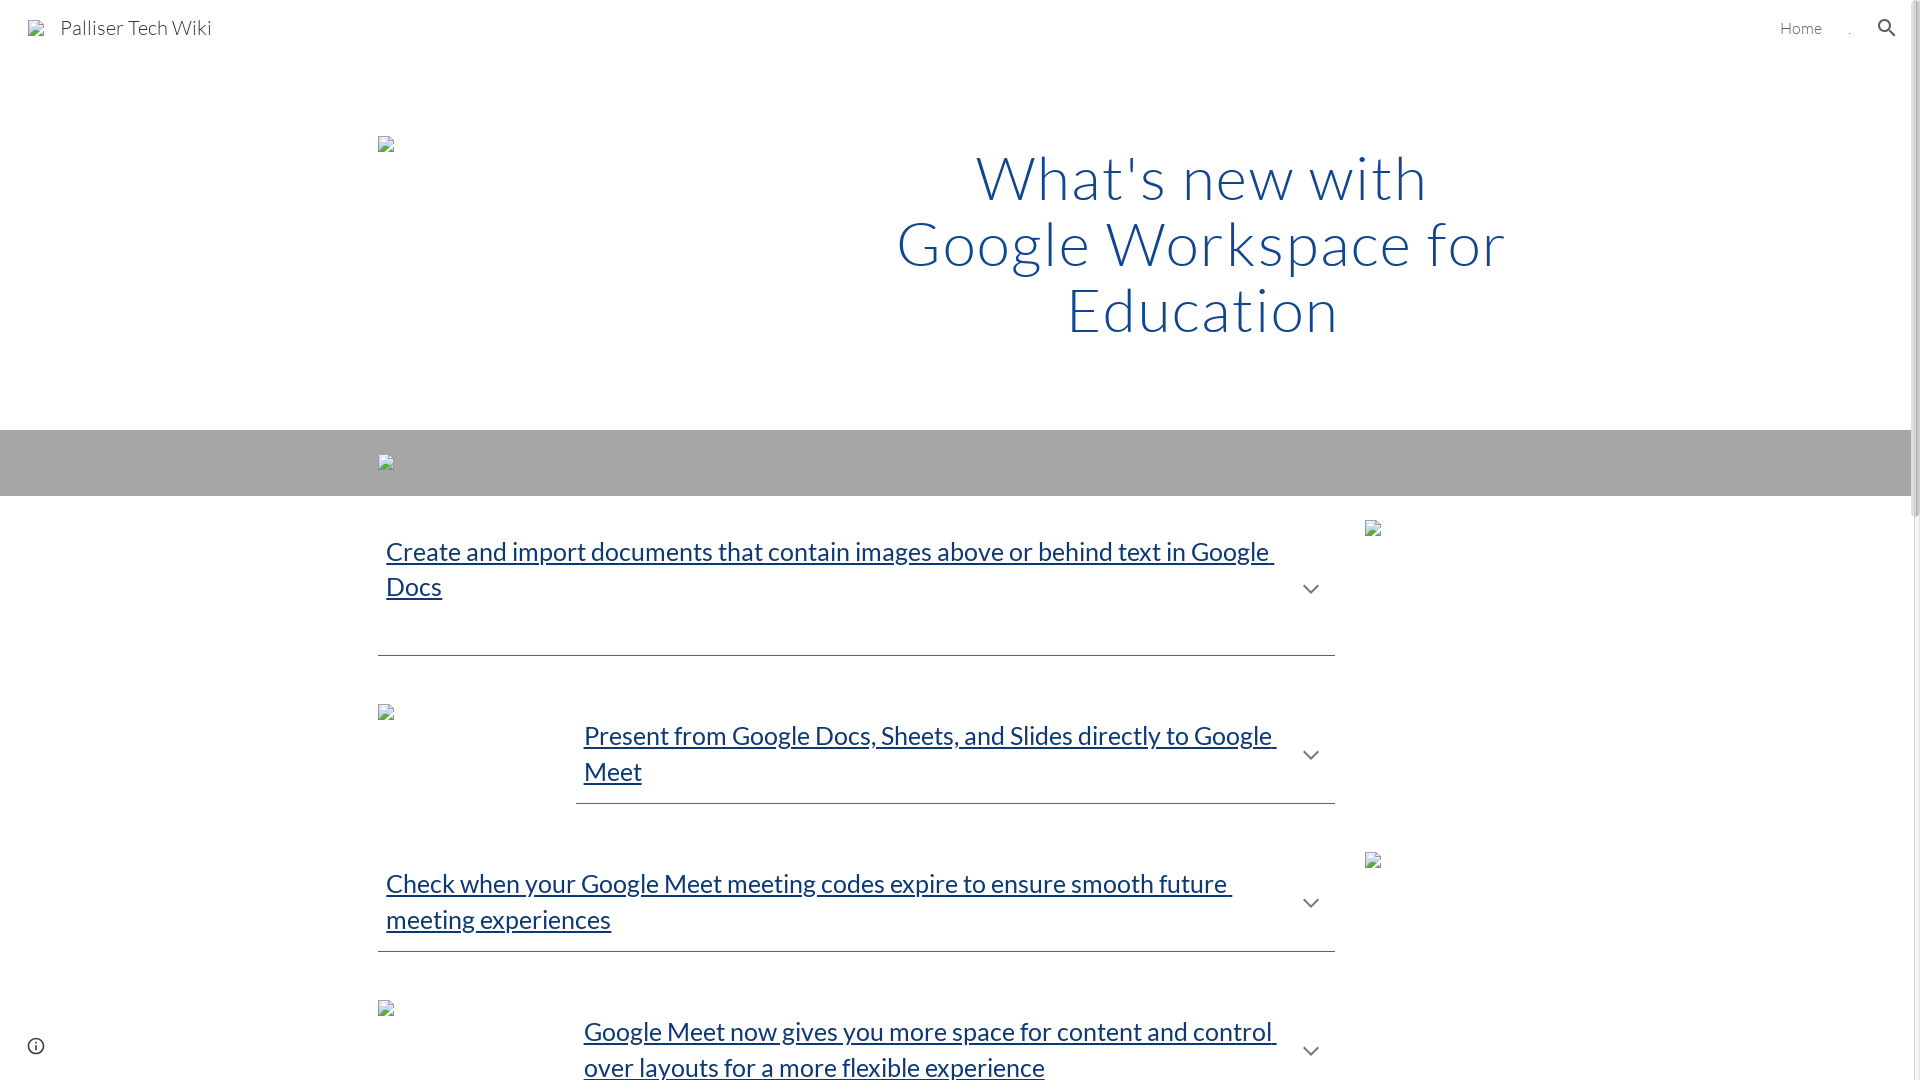  What do you see at coordinates (1800, 27) in the screenshot?
I see `'Home'` at bounding box center [1800, 27].